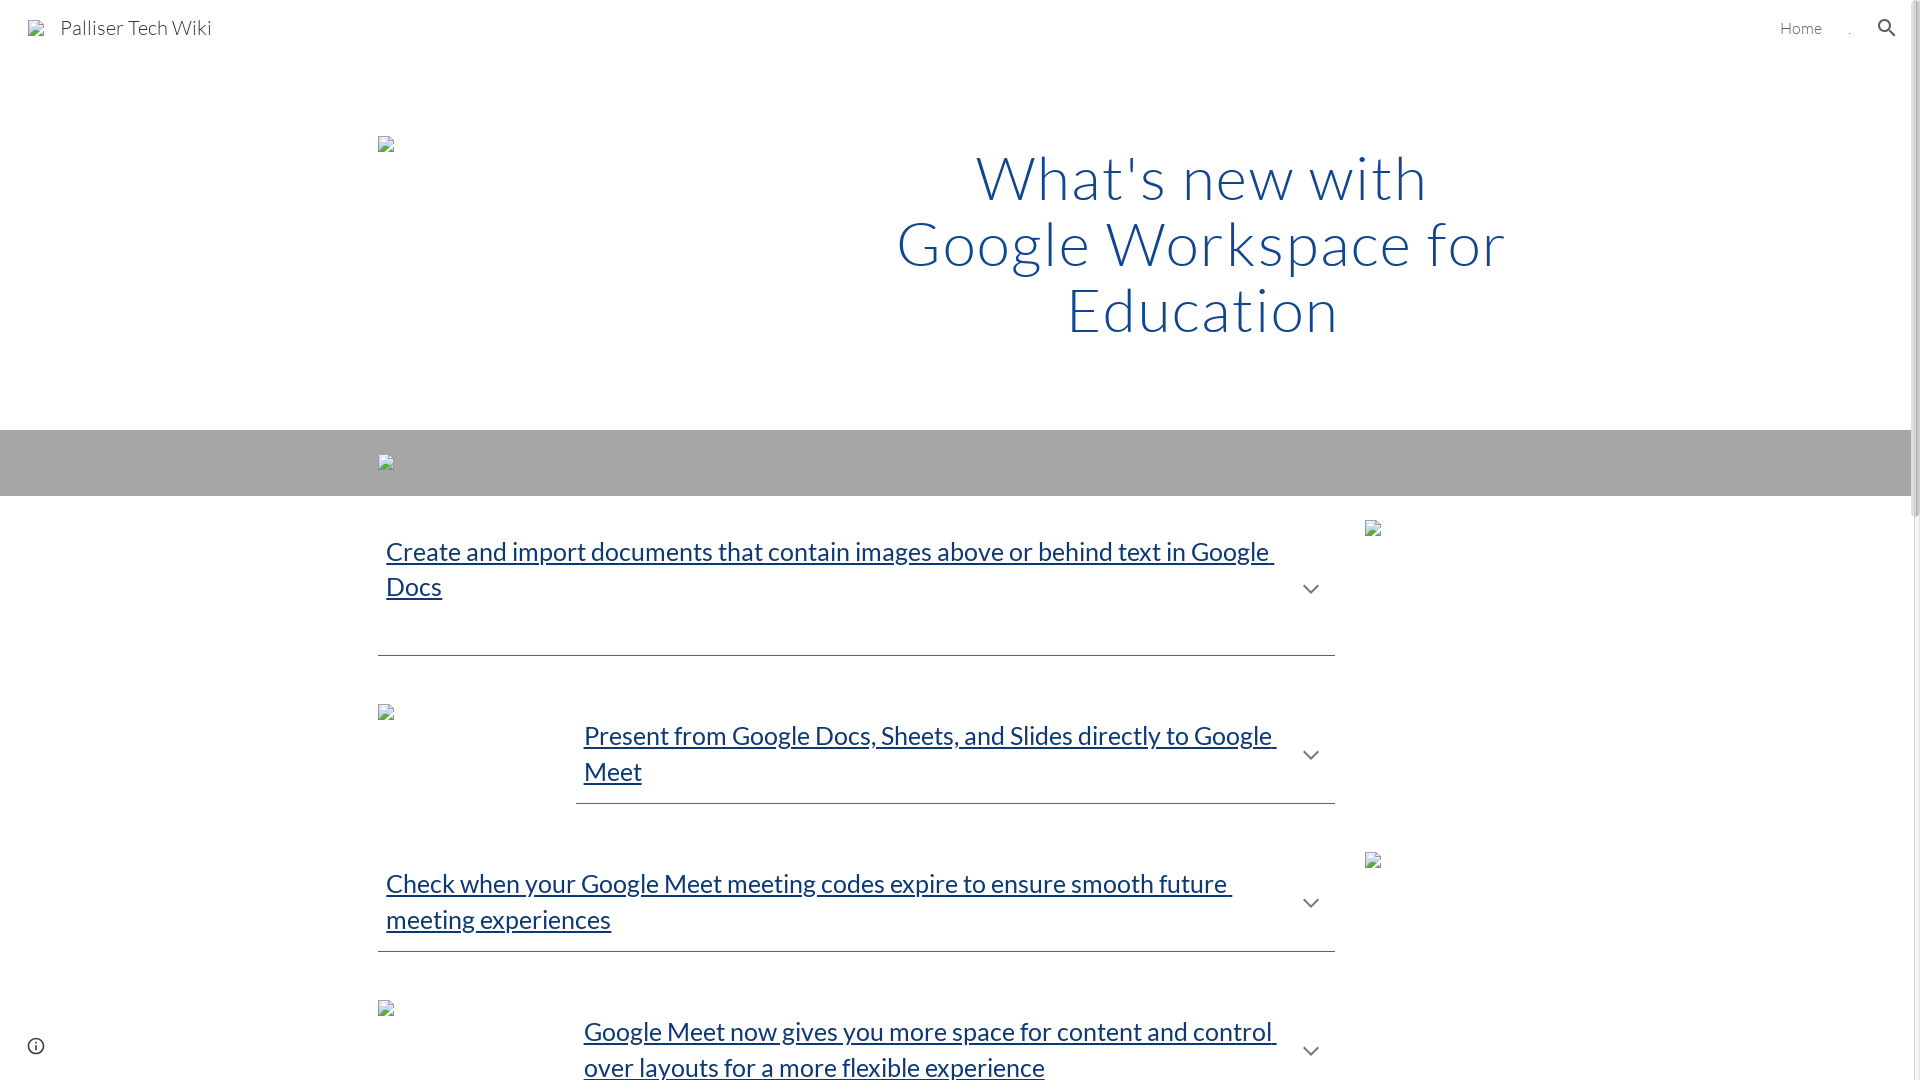  What do you see at coordinates (1800, 27) in the screenshot?
I see `'Home'` at bounding box center [1800, 27].